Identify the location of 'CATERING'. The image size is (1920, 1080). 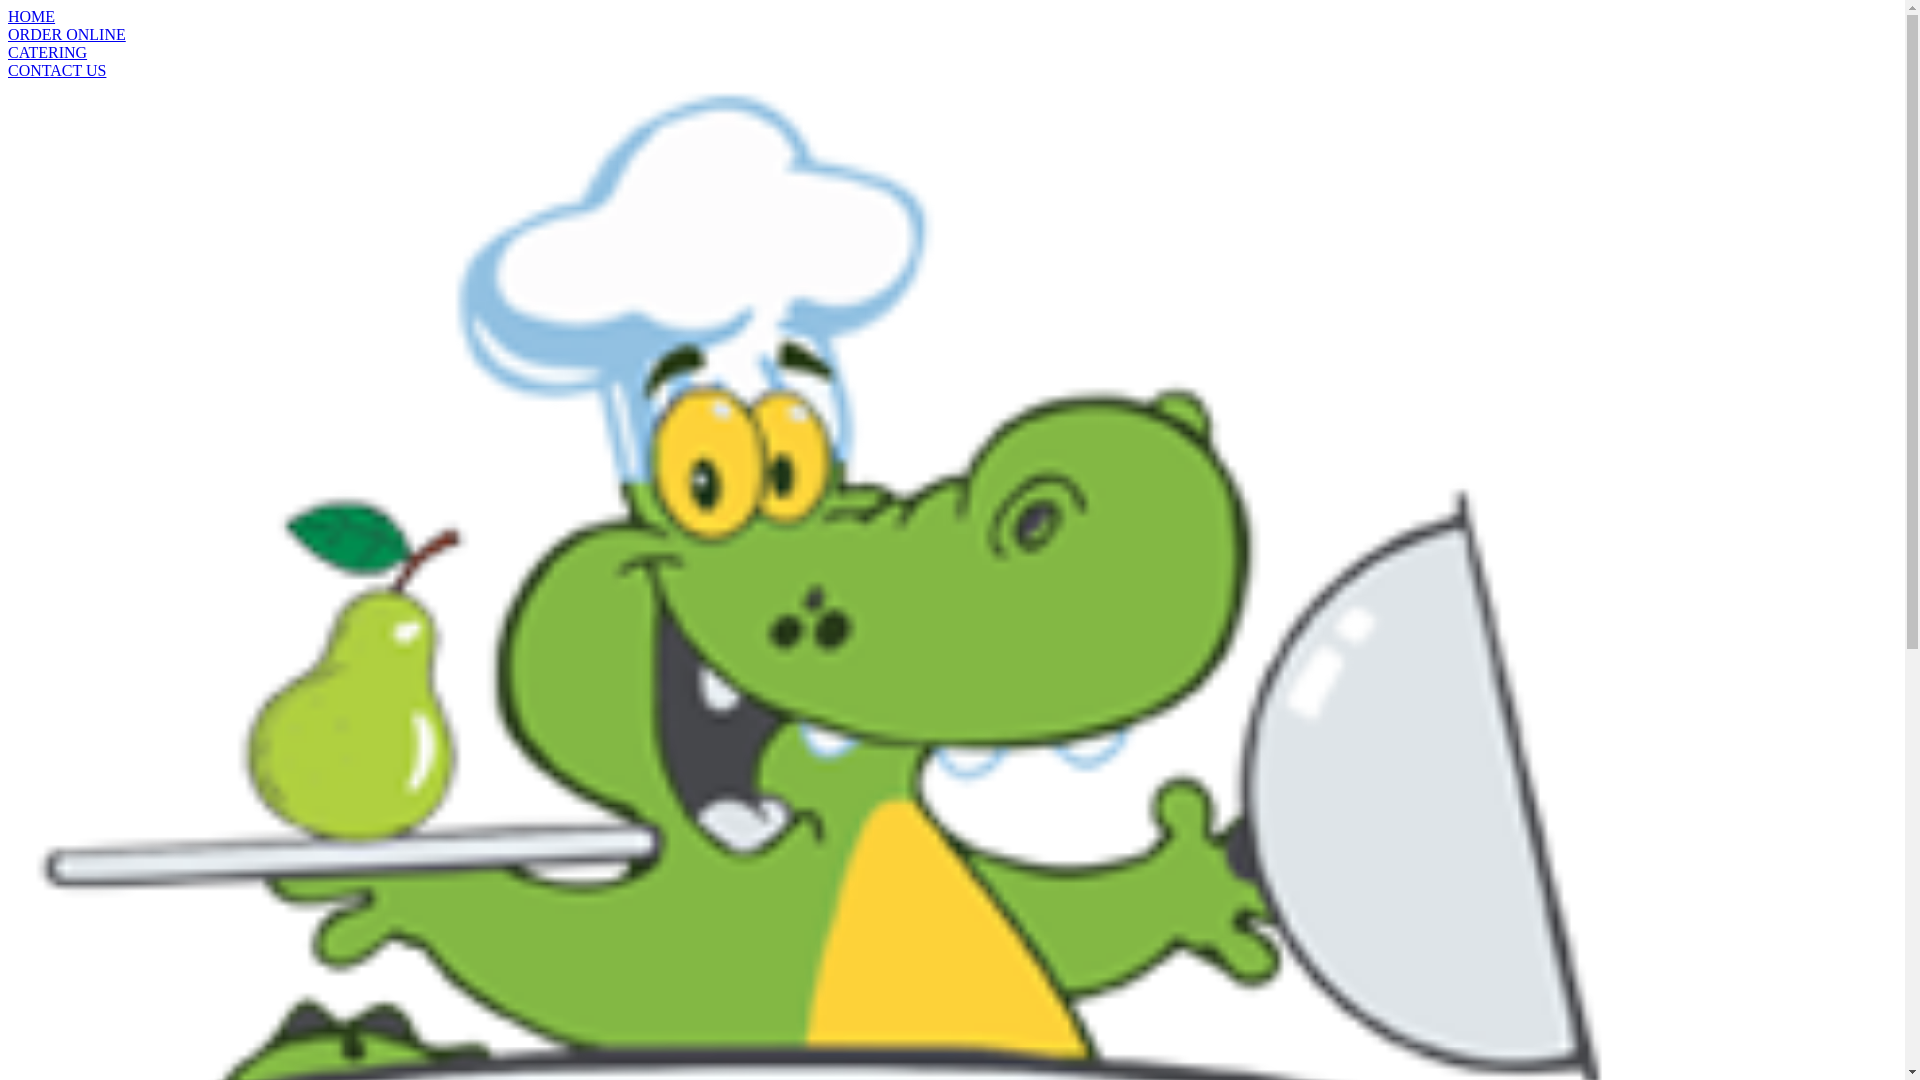
(8, 52).